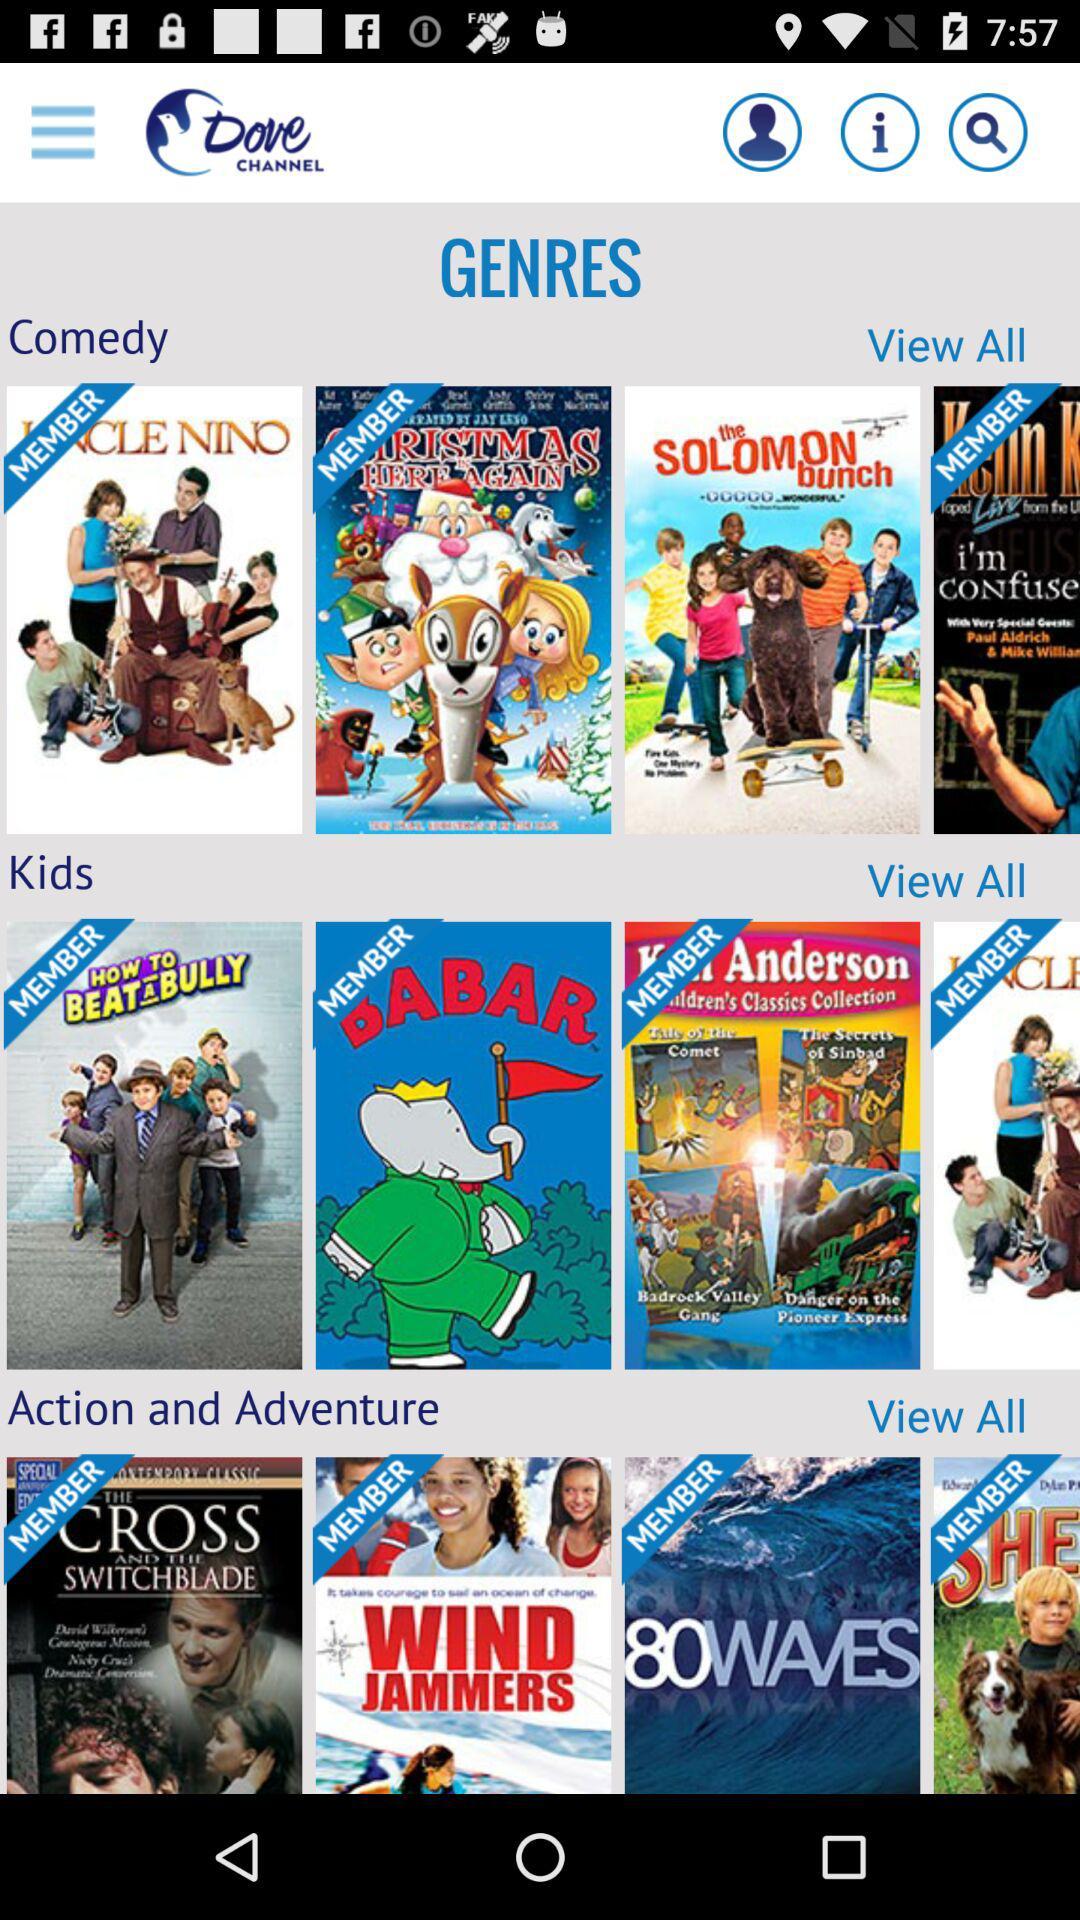 Image resolution: width=1080 pixels, height=1920 pixels. What do you see at coordinates (987, 140) in the screenshot?
I see `the search icon` at bounding box center [987, 140].